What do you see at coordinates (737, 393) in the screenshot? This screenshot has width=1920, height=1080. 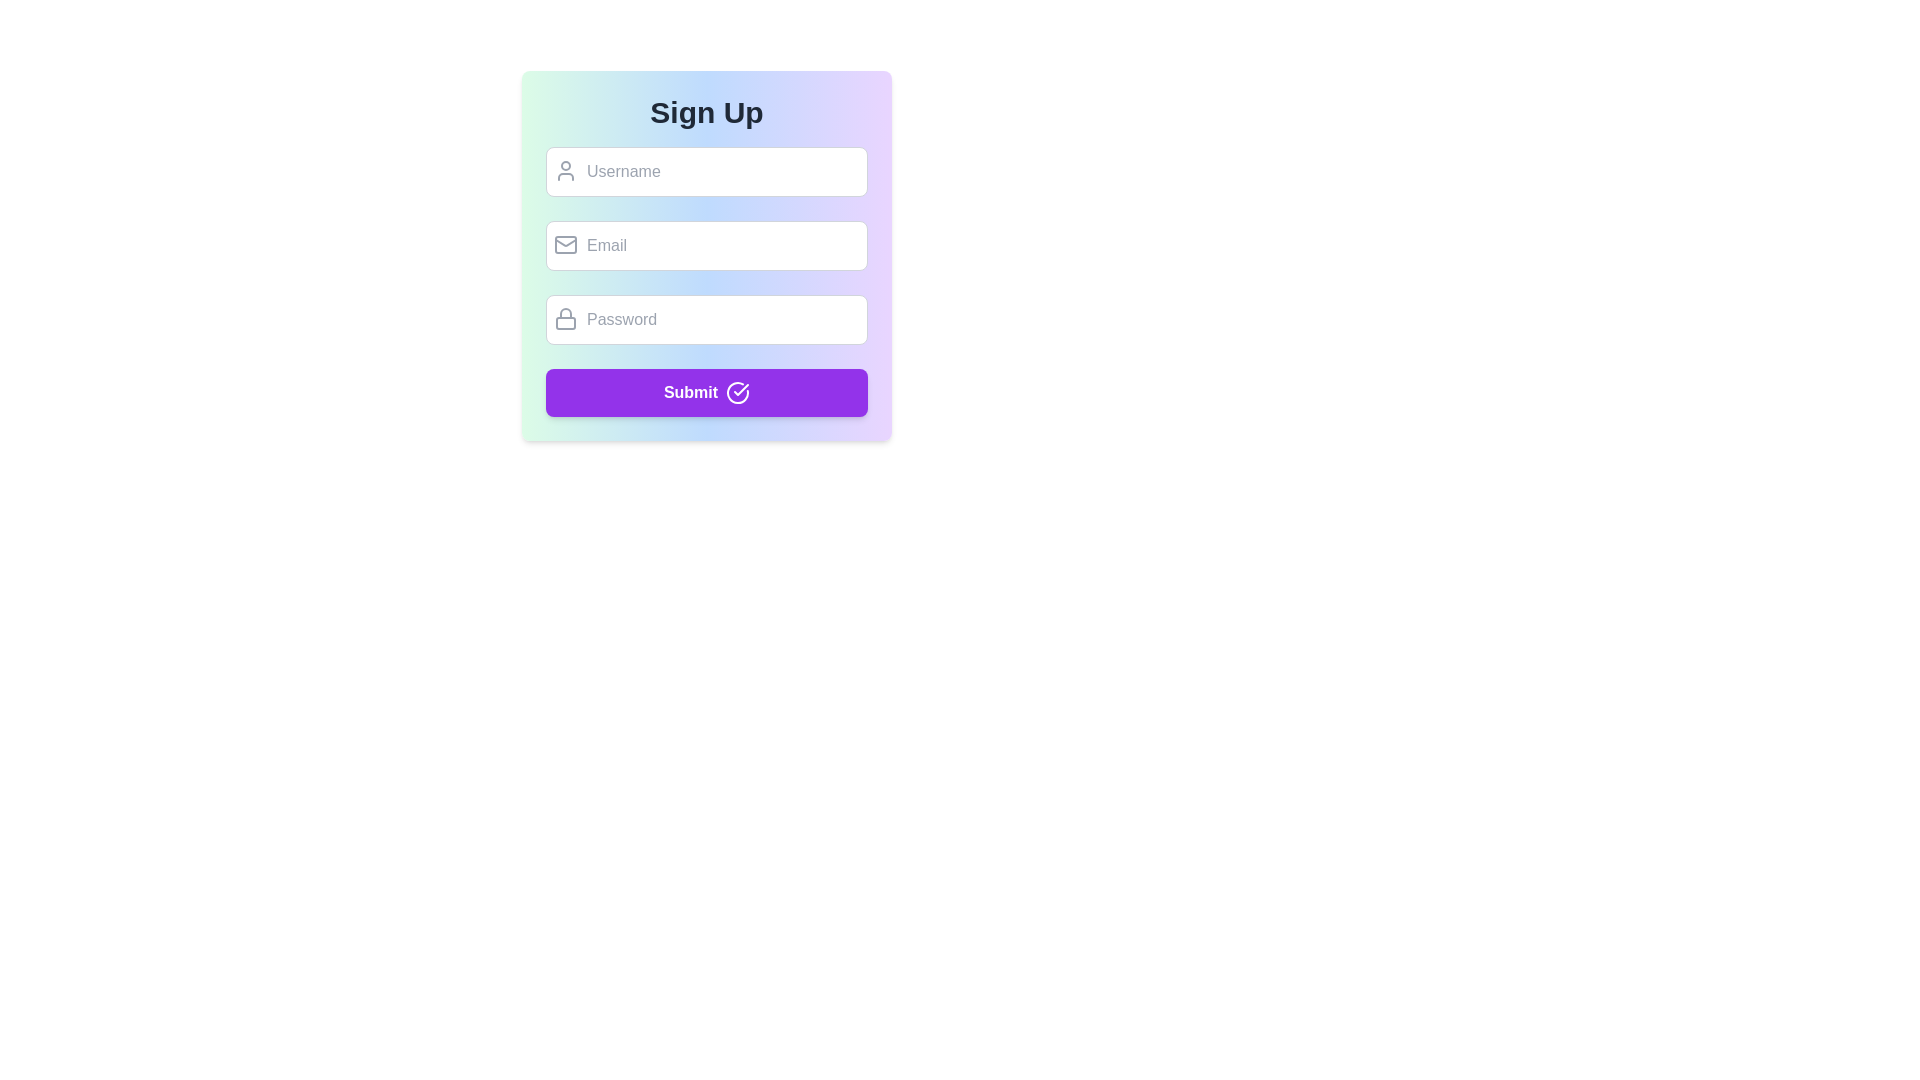 I see `the SVG-based checkmark icon within the 'Submit' button, which is styled with the class 'lucide-circle-check-big' and features a purple fill with a white border` at bounding box center [737, 393].